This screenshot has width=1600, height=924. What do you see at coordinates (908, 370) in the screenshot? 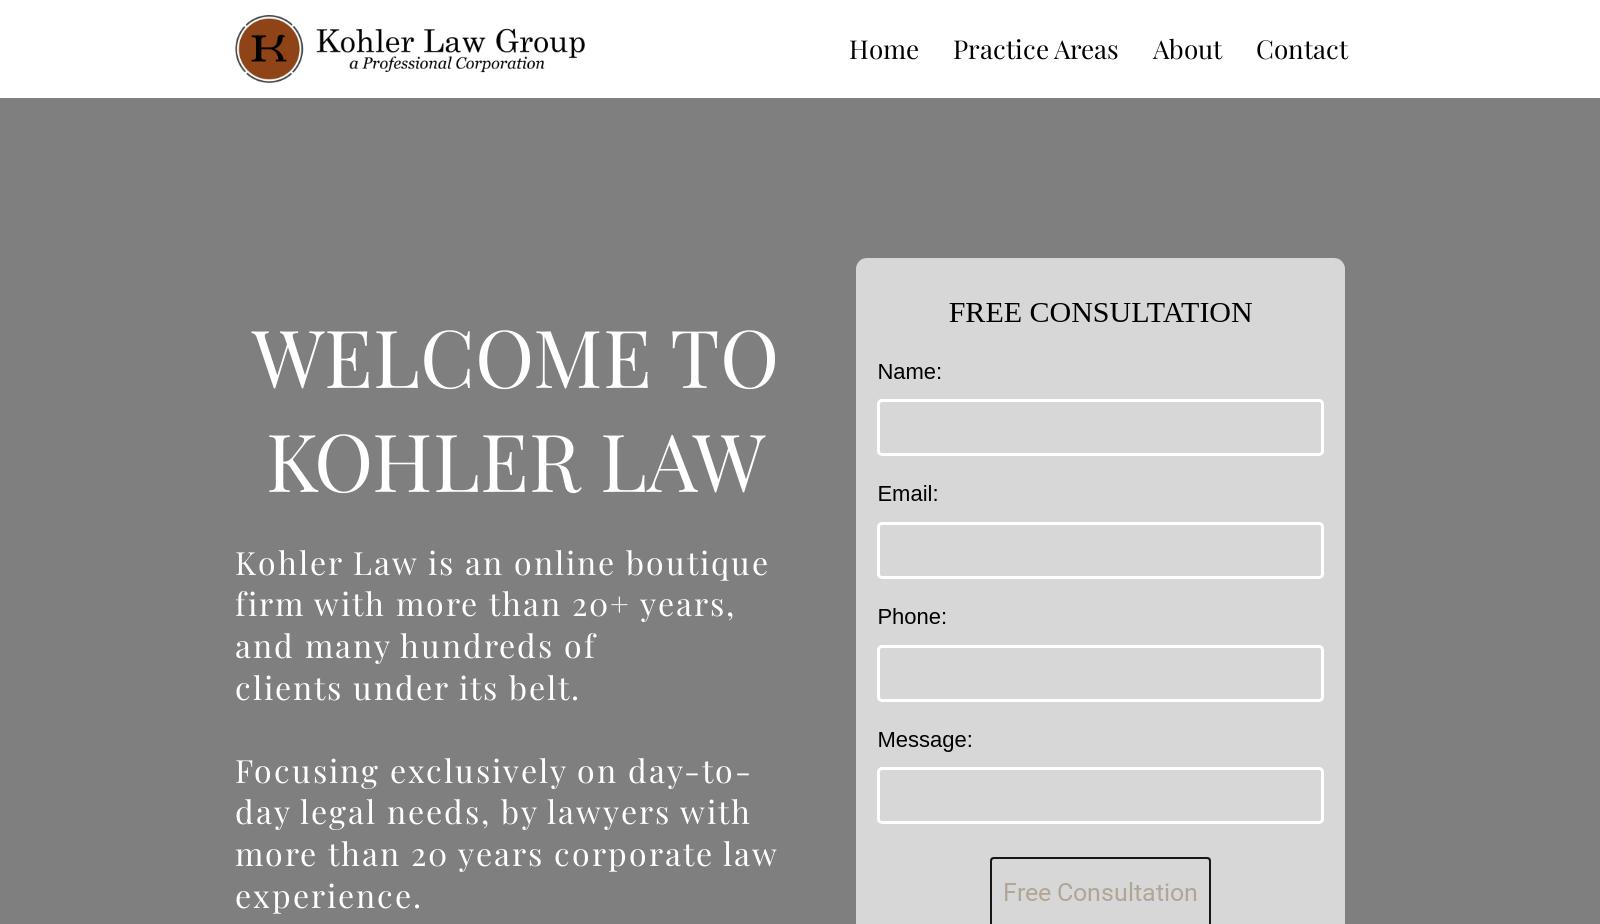
I see `'Name:'` at bounding box center [908, 370].